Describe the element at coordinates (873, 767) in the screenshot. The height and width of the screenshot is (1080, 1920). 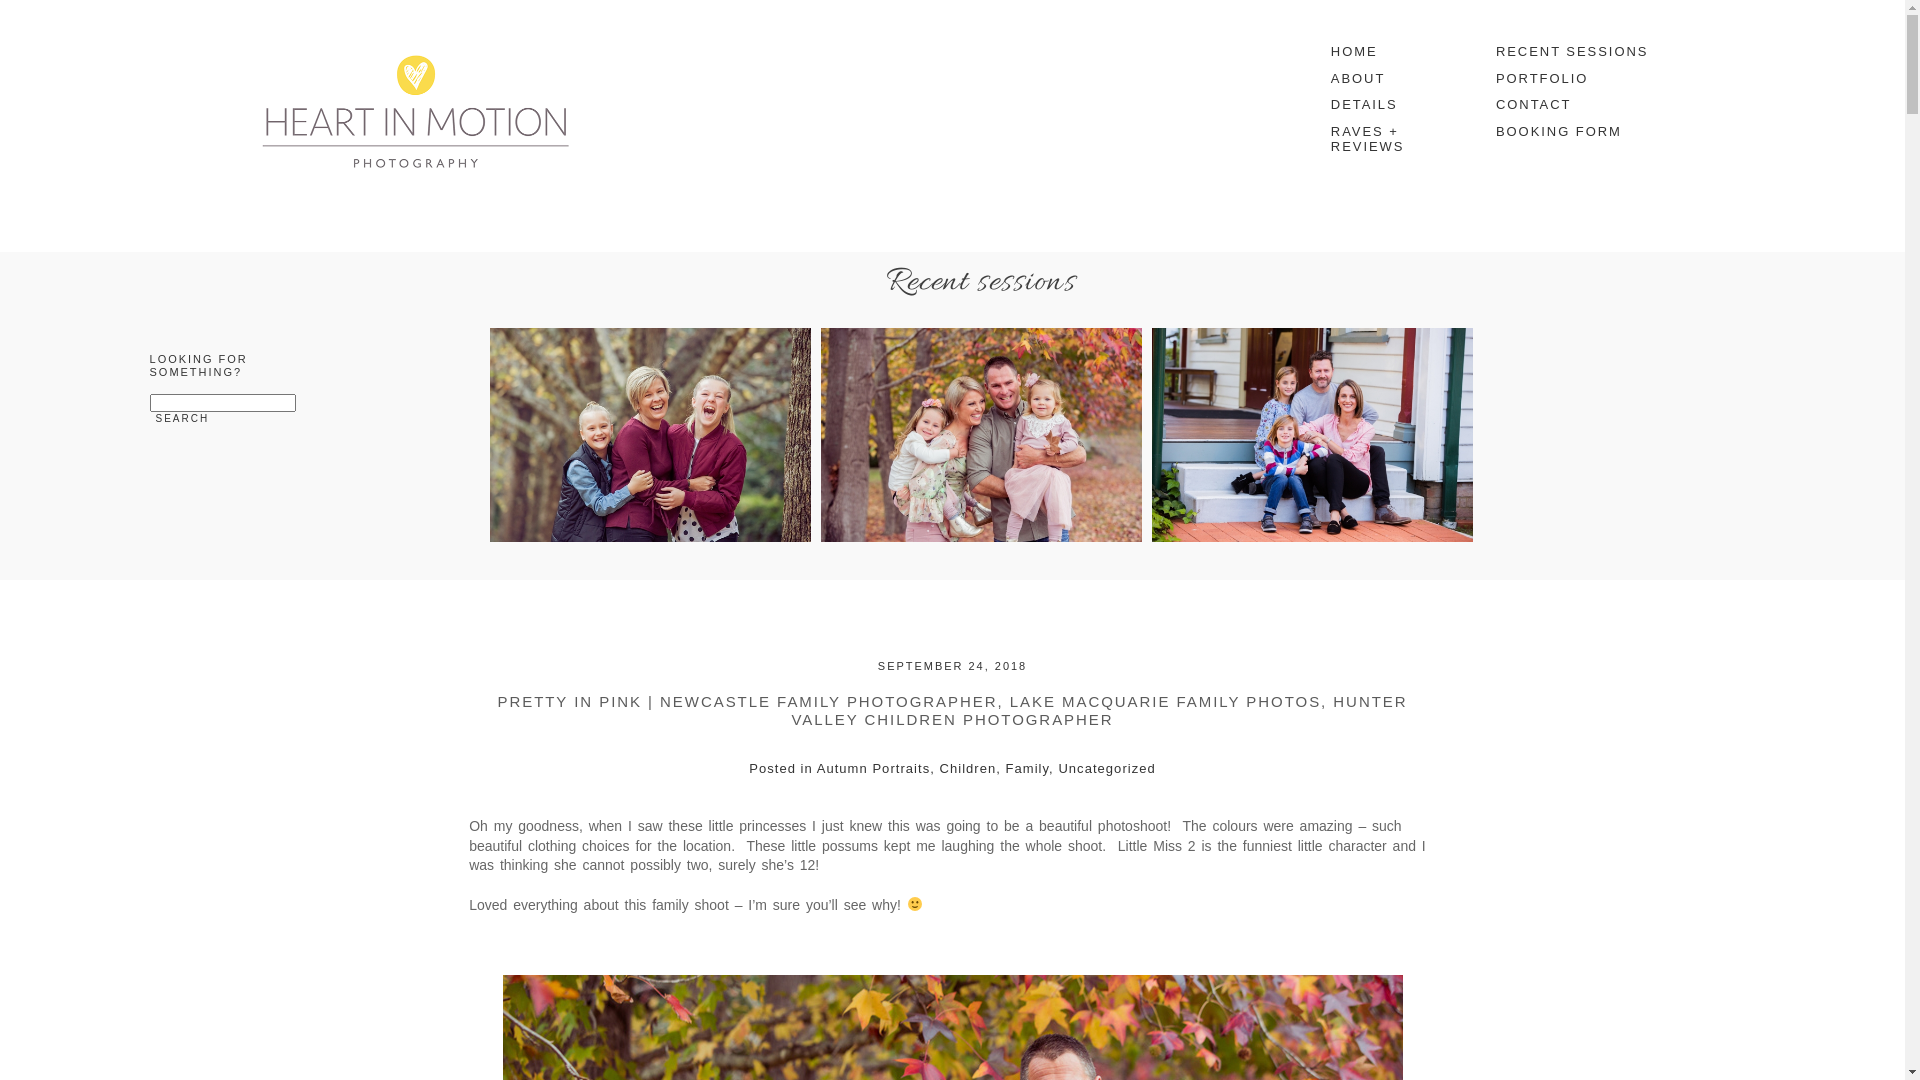
I see `'Autumn Portraits'` at that location.